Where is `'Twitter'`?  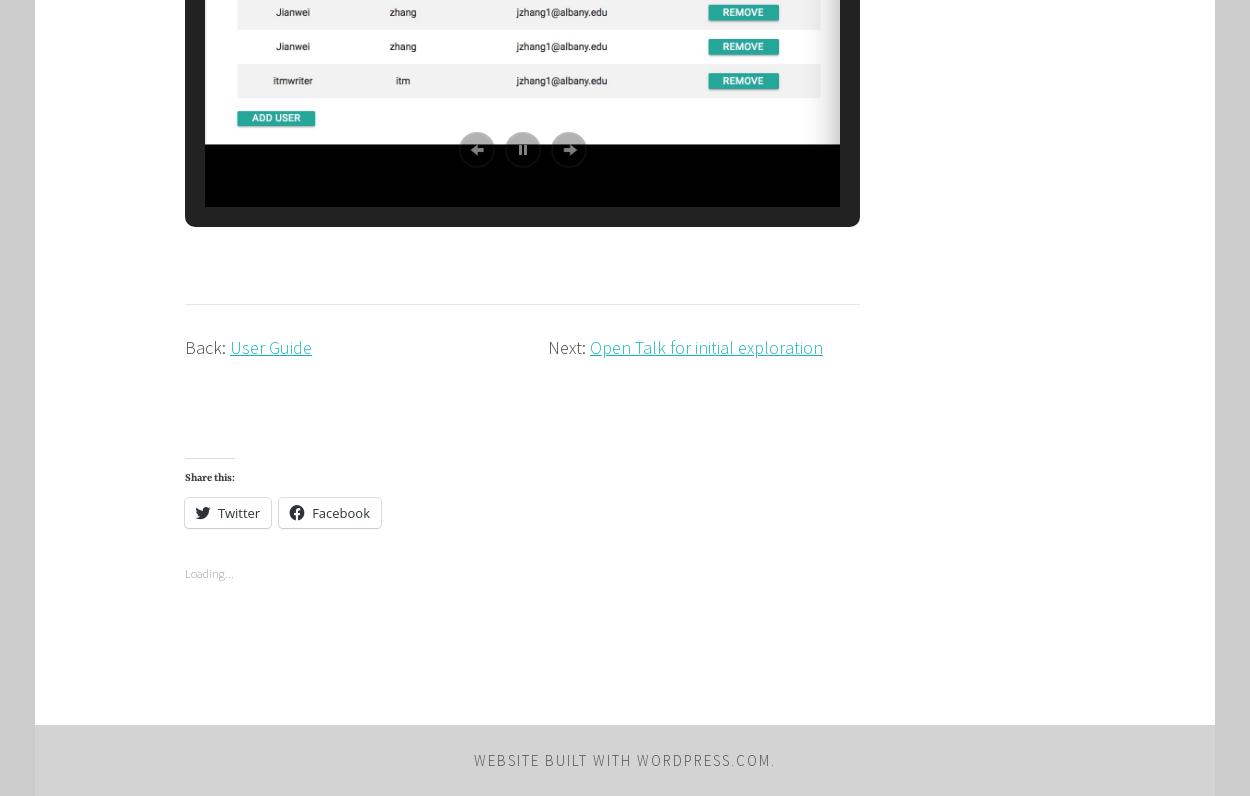
'Twitter' is located at coordinates (238, 511).